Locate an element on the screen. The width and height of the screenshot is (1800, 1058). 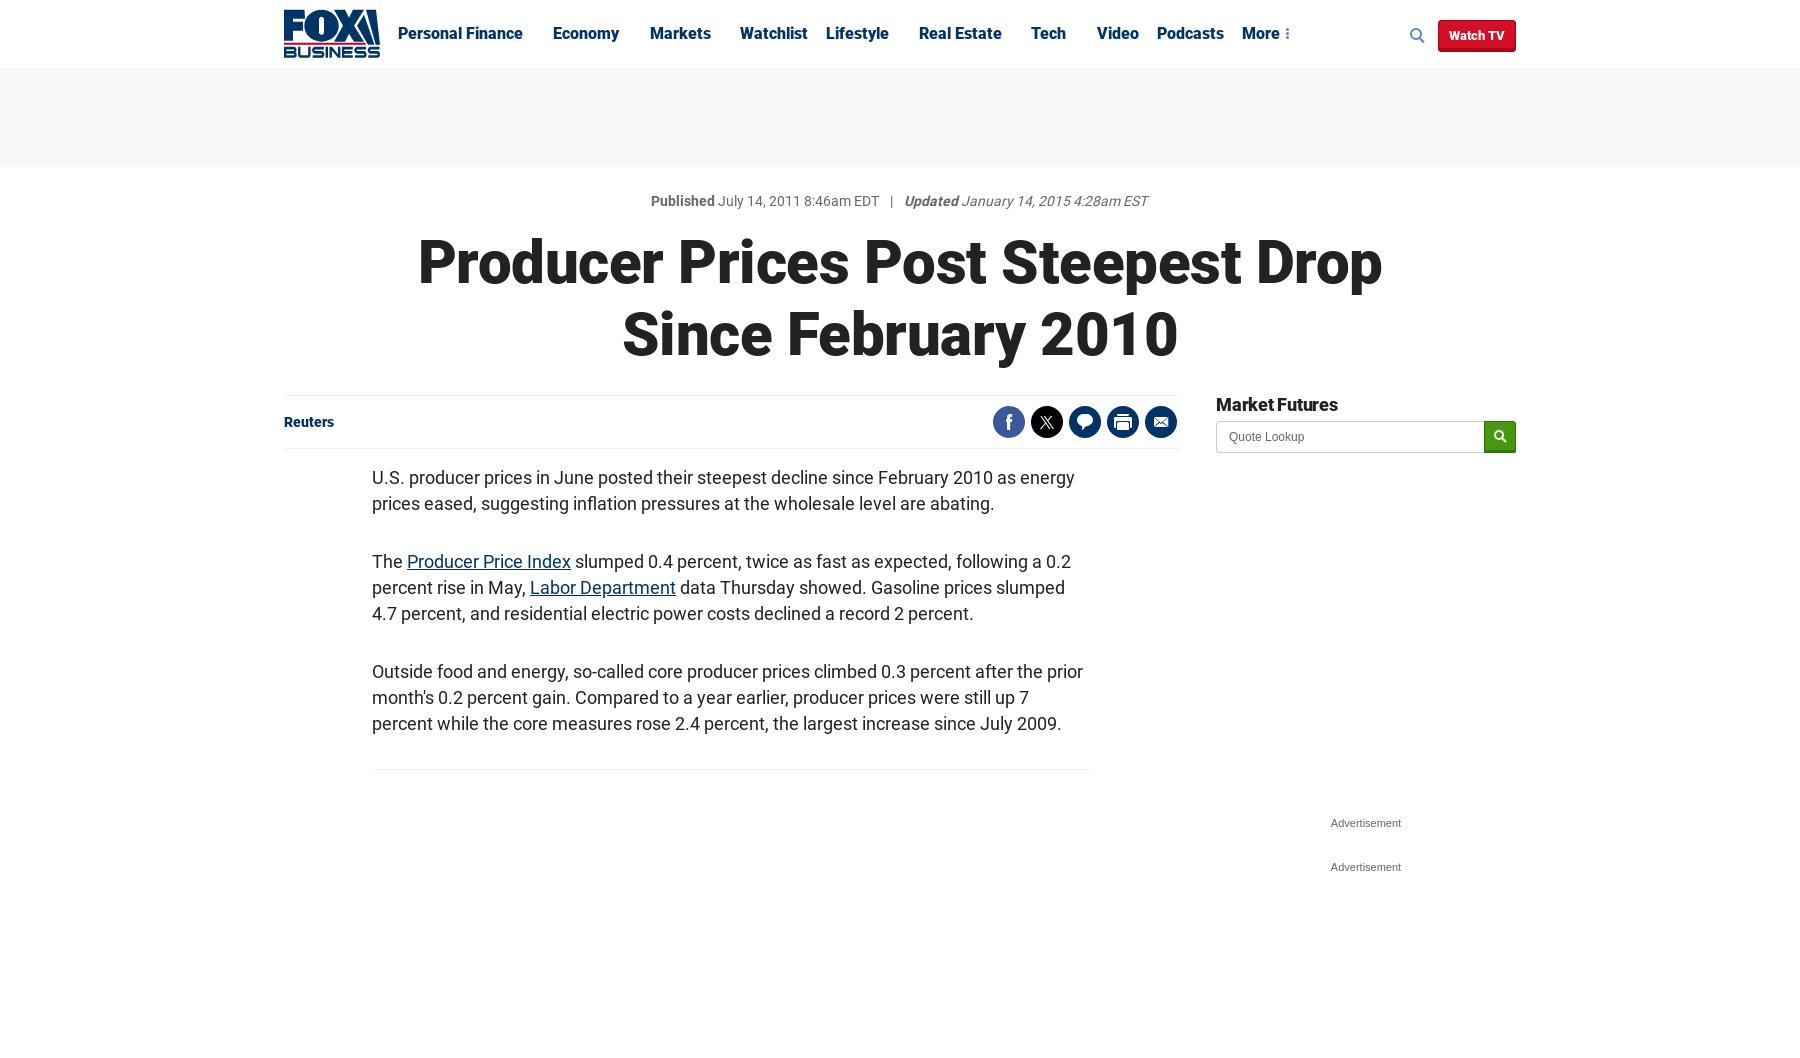
'data Thursday showed. Gasoline prices slumped 4.7 percent, and residential electric power costs declined a record 2 percent.' is located at coordinates (717, 600).